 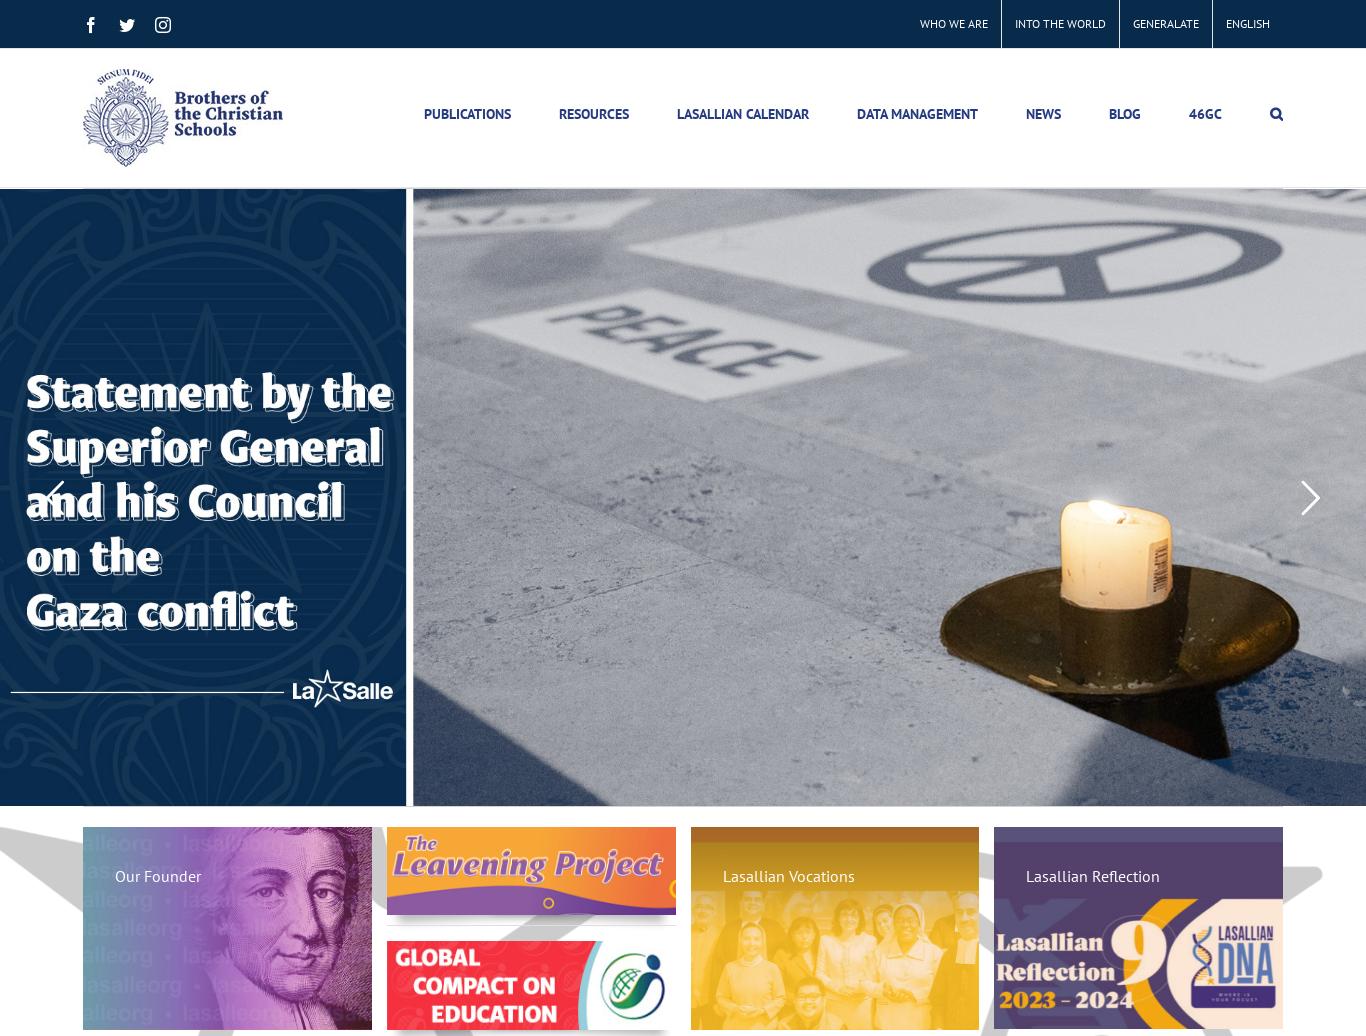 I want to click on '46GC', so click(x=1205, y=113).